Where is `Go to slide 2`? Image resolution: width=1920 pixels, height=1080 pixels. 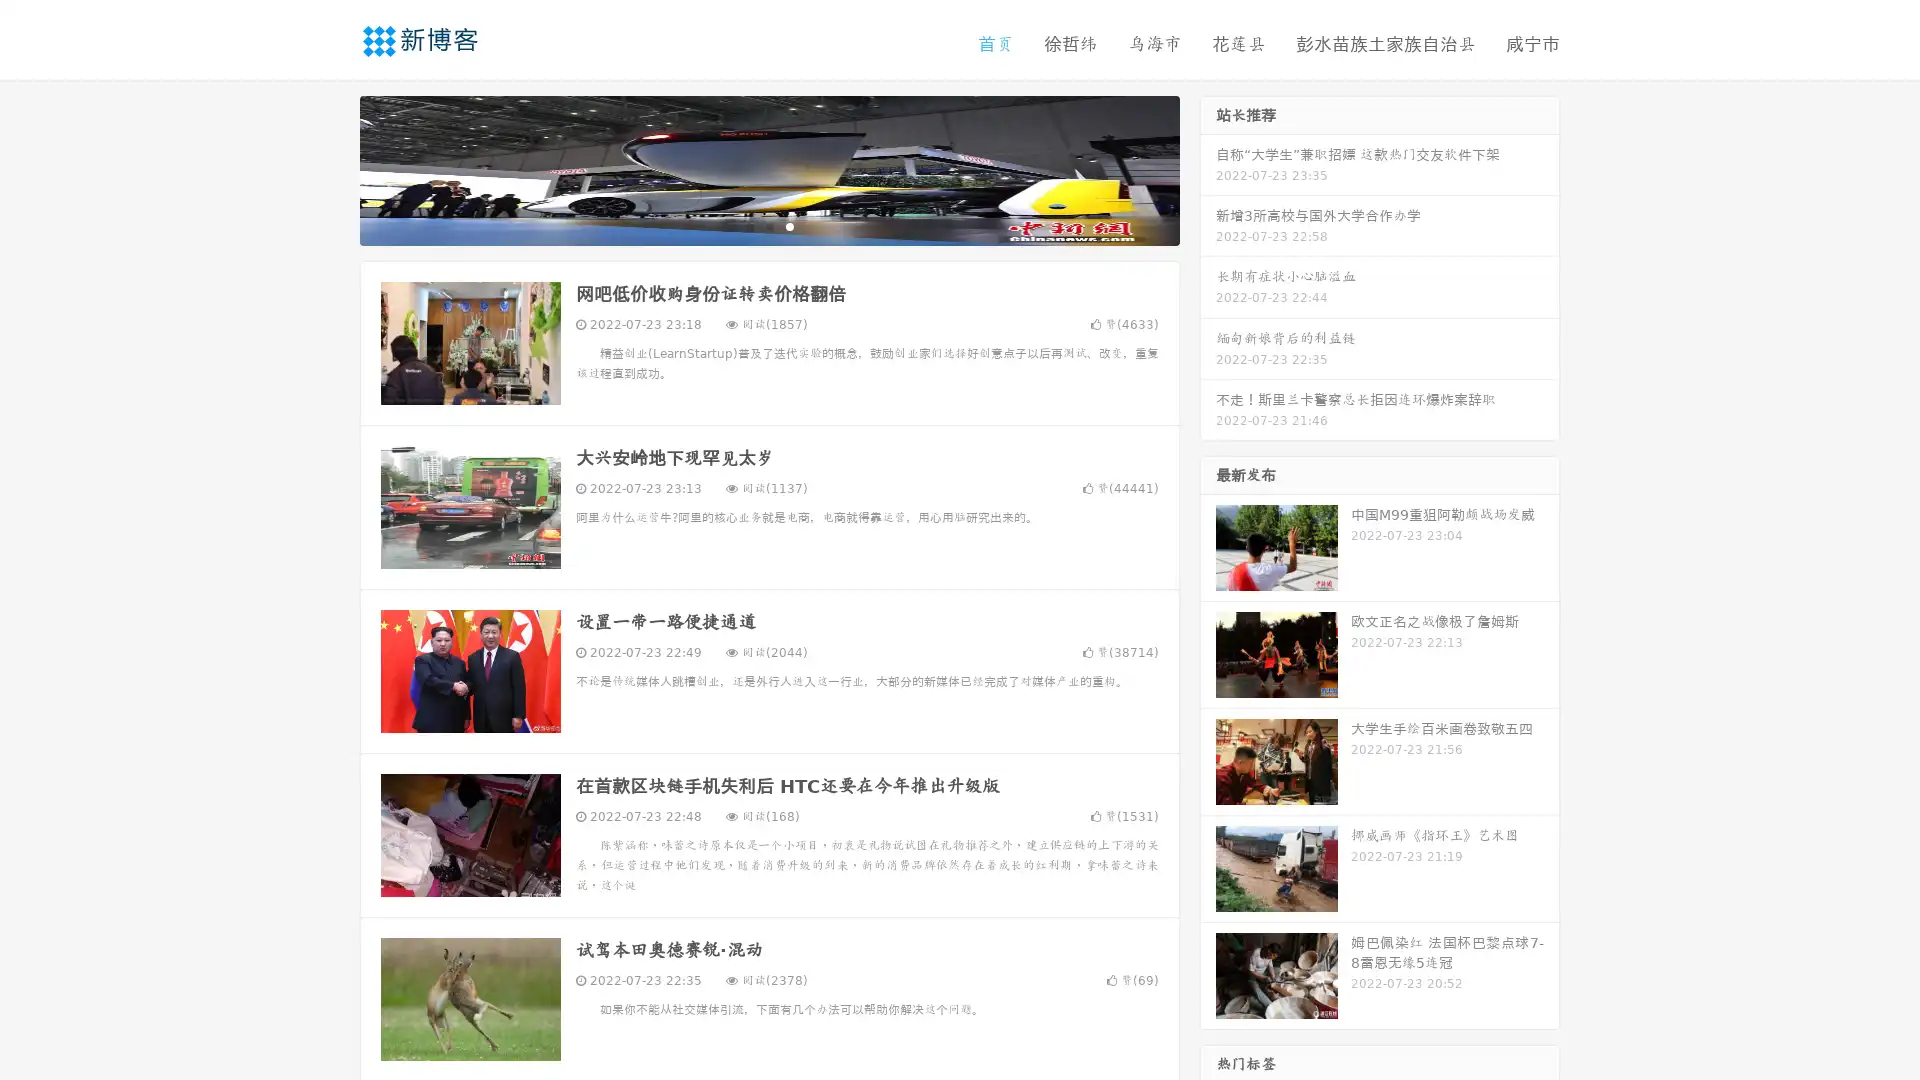 Go to slide 2 is located at coordinates (768, 225).